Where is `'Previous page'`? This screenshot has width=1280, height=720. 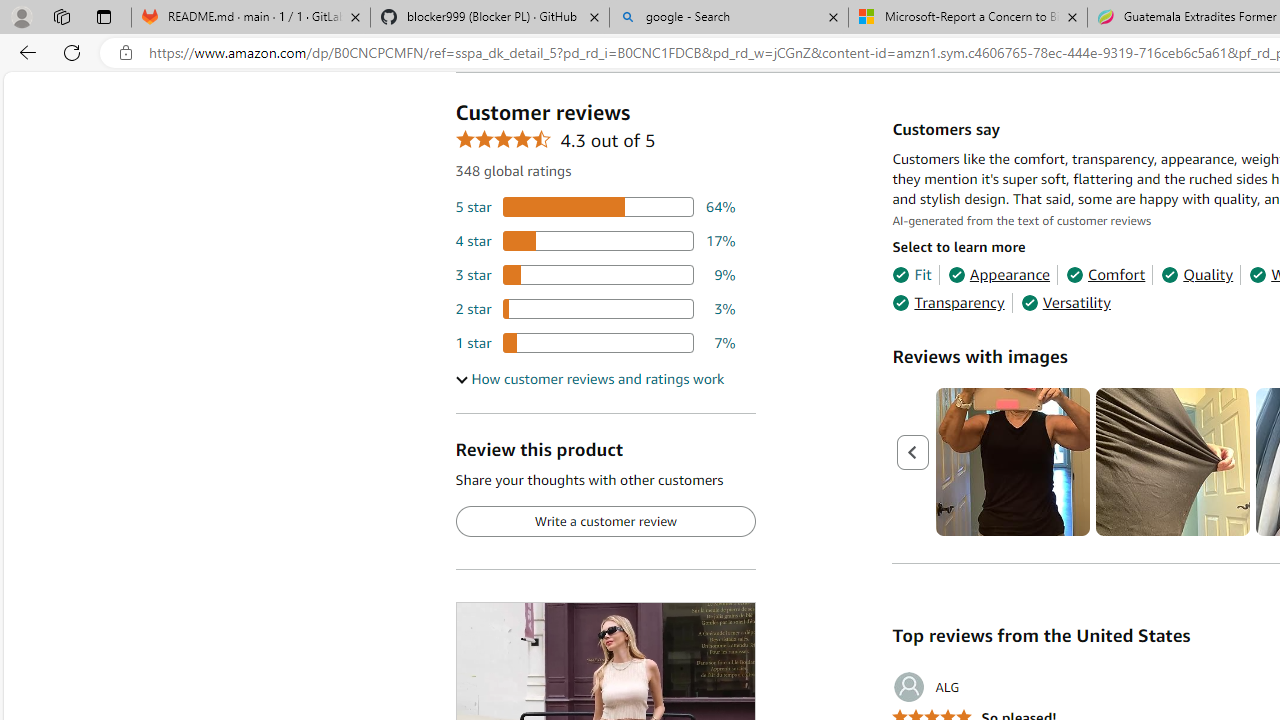
'Previous page' is located at coordinates (912, 452).